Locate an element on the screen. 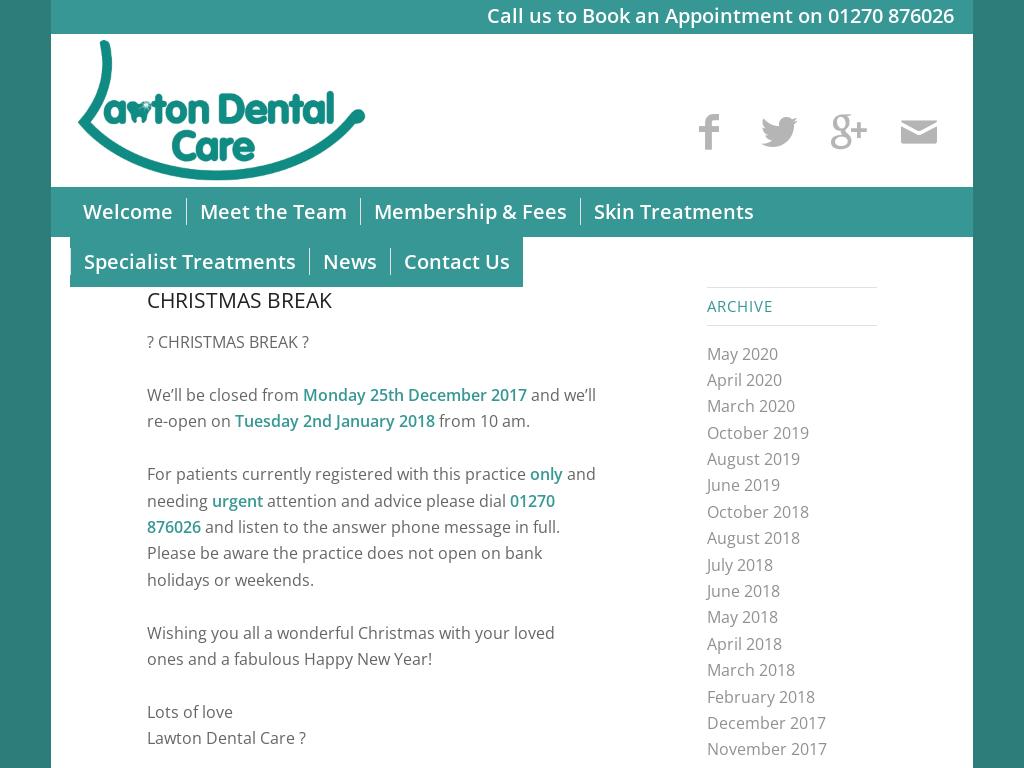 Image resolution: width=1024 pixels, height=768 pixels. 'Wishing you all a wonderful Christmas with your loved ones' is located at coordinates (351, 643).